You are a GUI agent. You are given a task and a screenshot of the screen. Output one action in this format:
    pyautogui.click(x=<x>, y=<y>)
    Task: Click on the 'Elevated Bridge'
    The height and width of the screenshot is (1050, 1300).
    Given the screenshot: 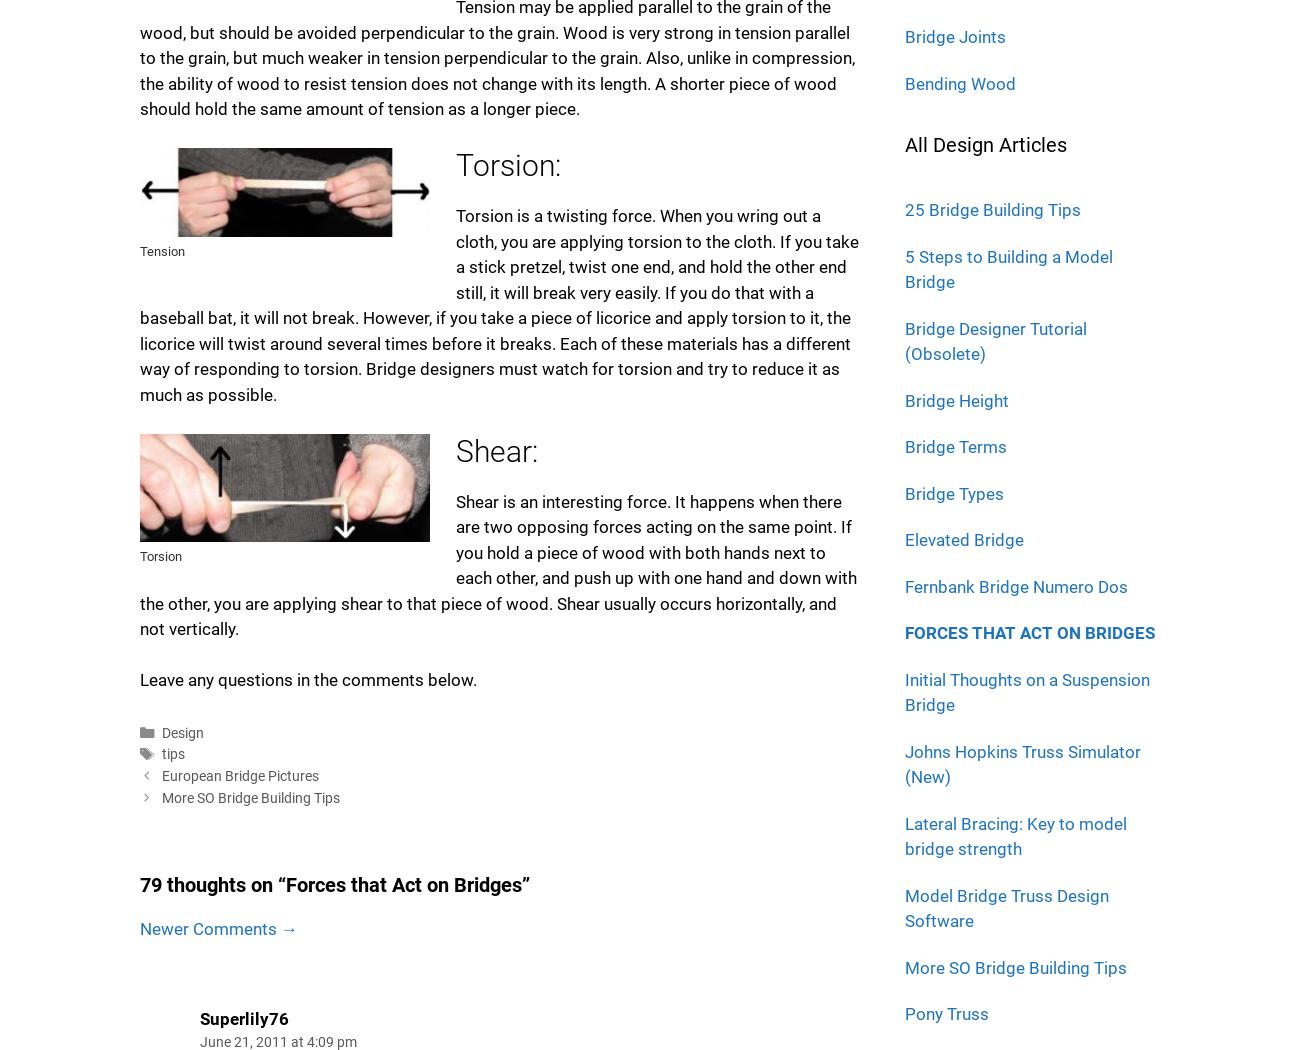 What is the action you would take?
    pyautogui.click(x=904, y=540)
    